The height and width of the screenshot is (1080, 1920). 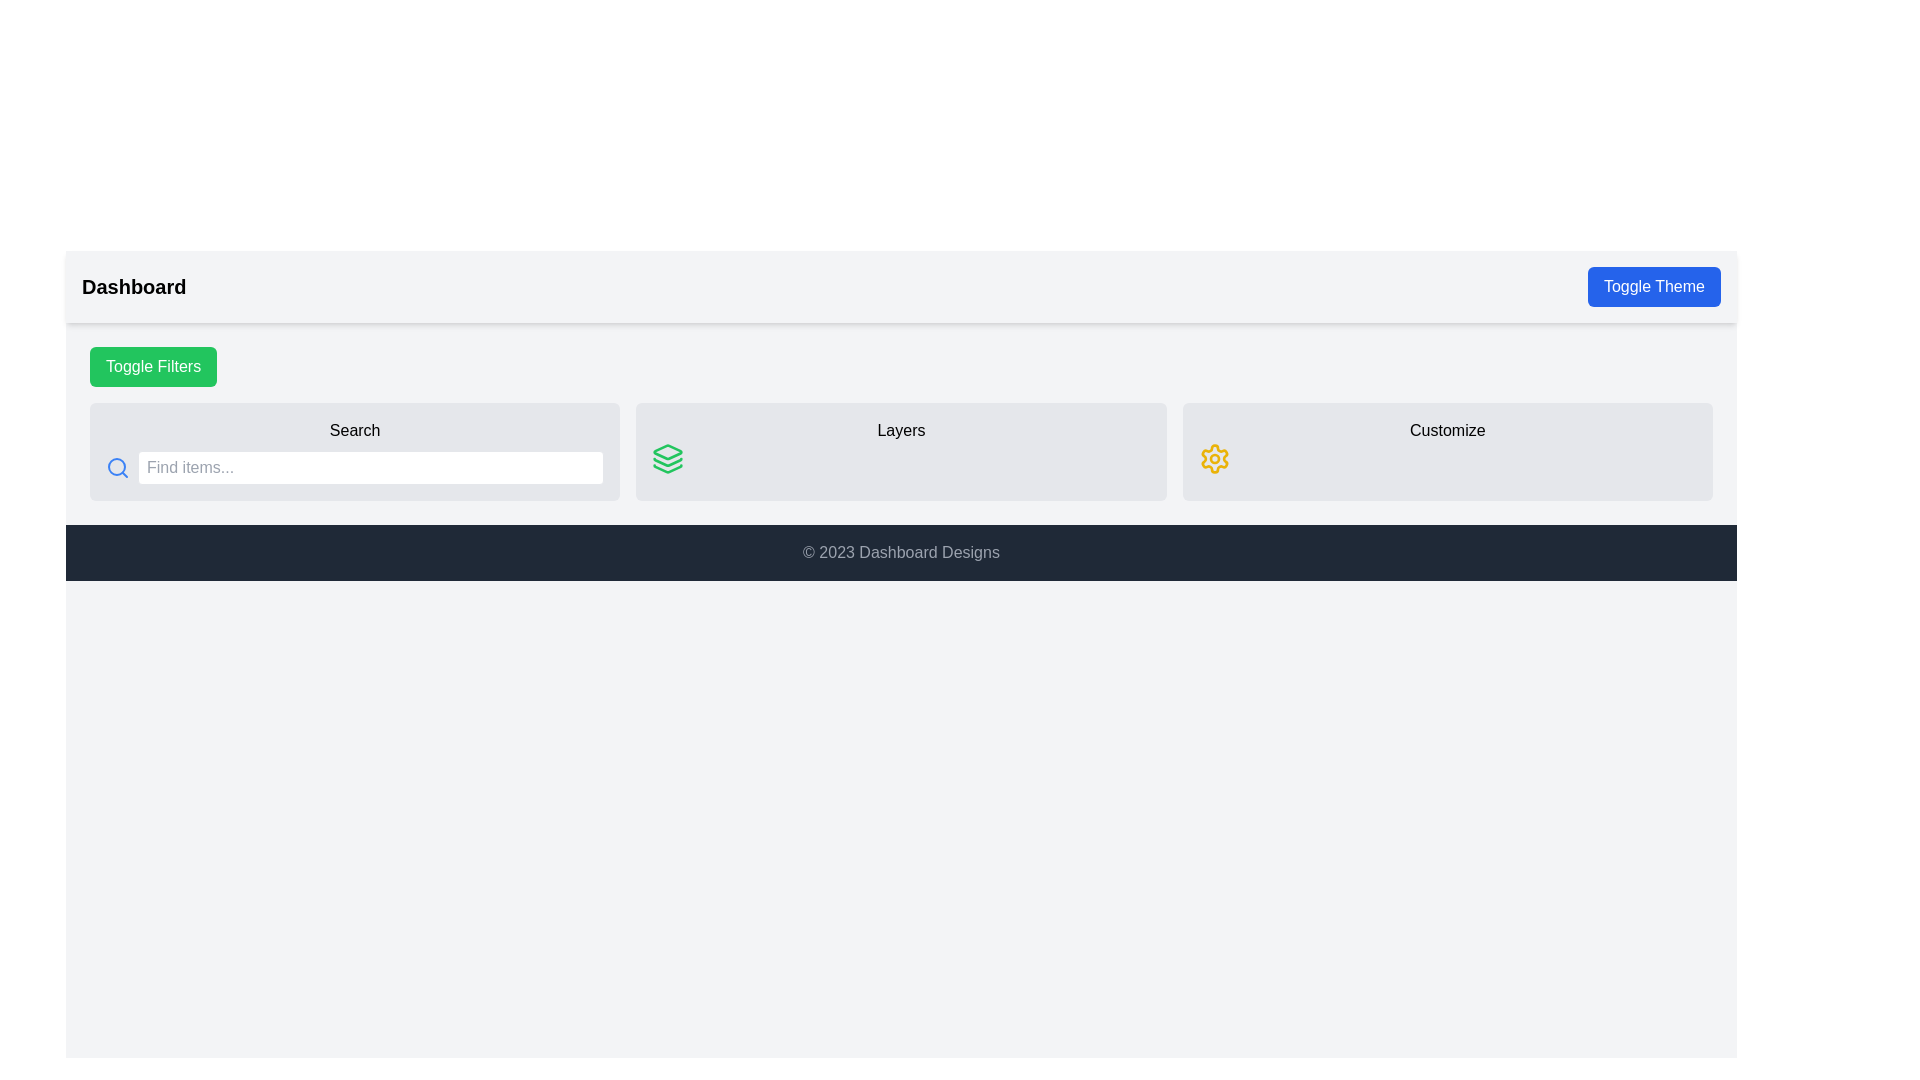 I want to click on the gear icon located in the 'Customize' section, which is positioned on the rightmost card in the top row of the interface, beneath the text label 'Customize', so click(x=1213, y=459).